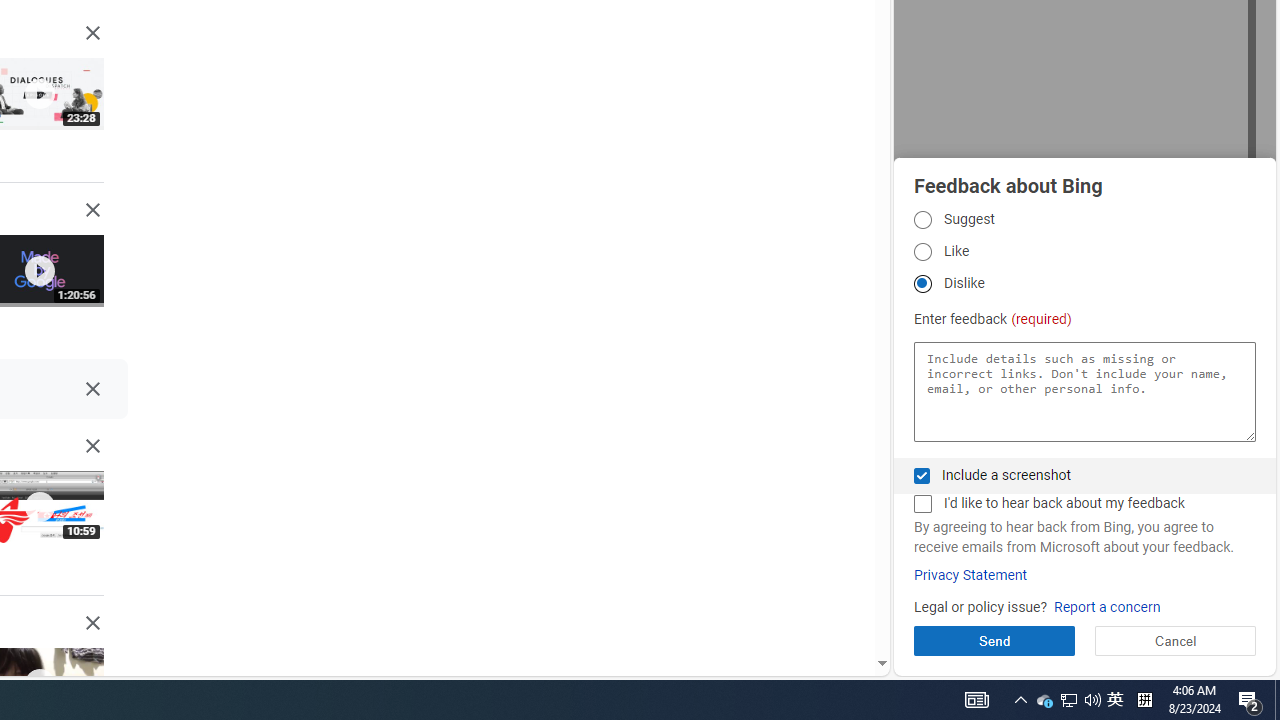 The image size is (1280, 720). Describe the element at coordinates (91, 622) in the screenshot. I see `'Class: TjcpUd NMm5M'` at that location.